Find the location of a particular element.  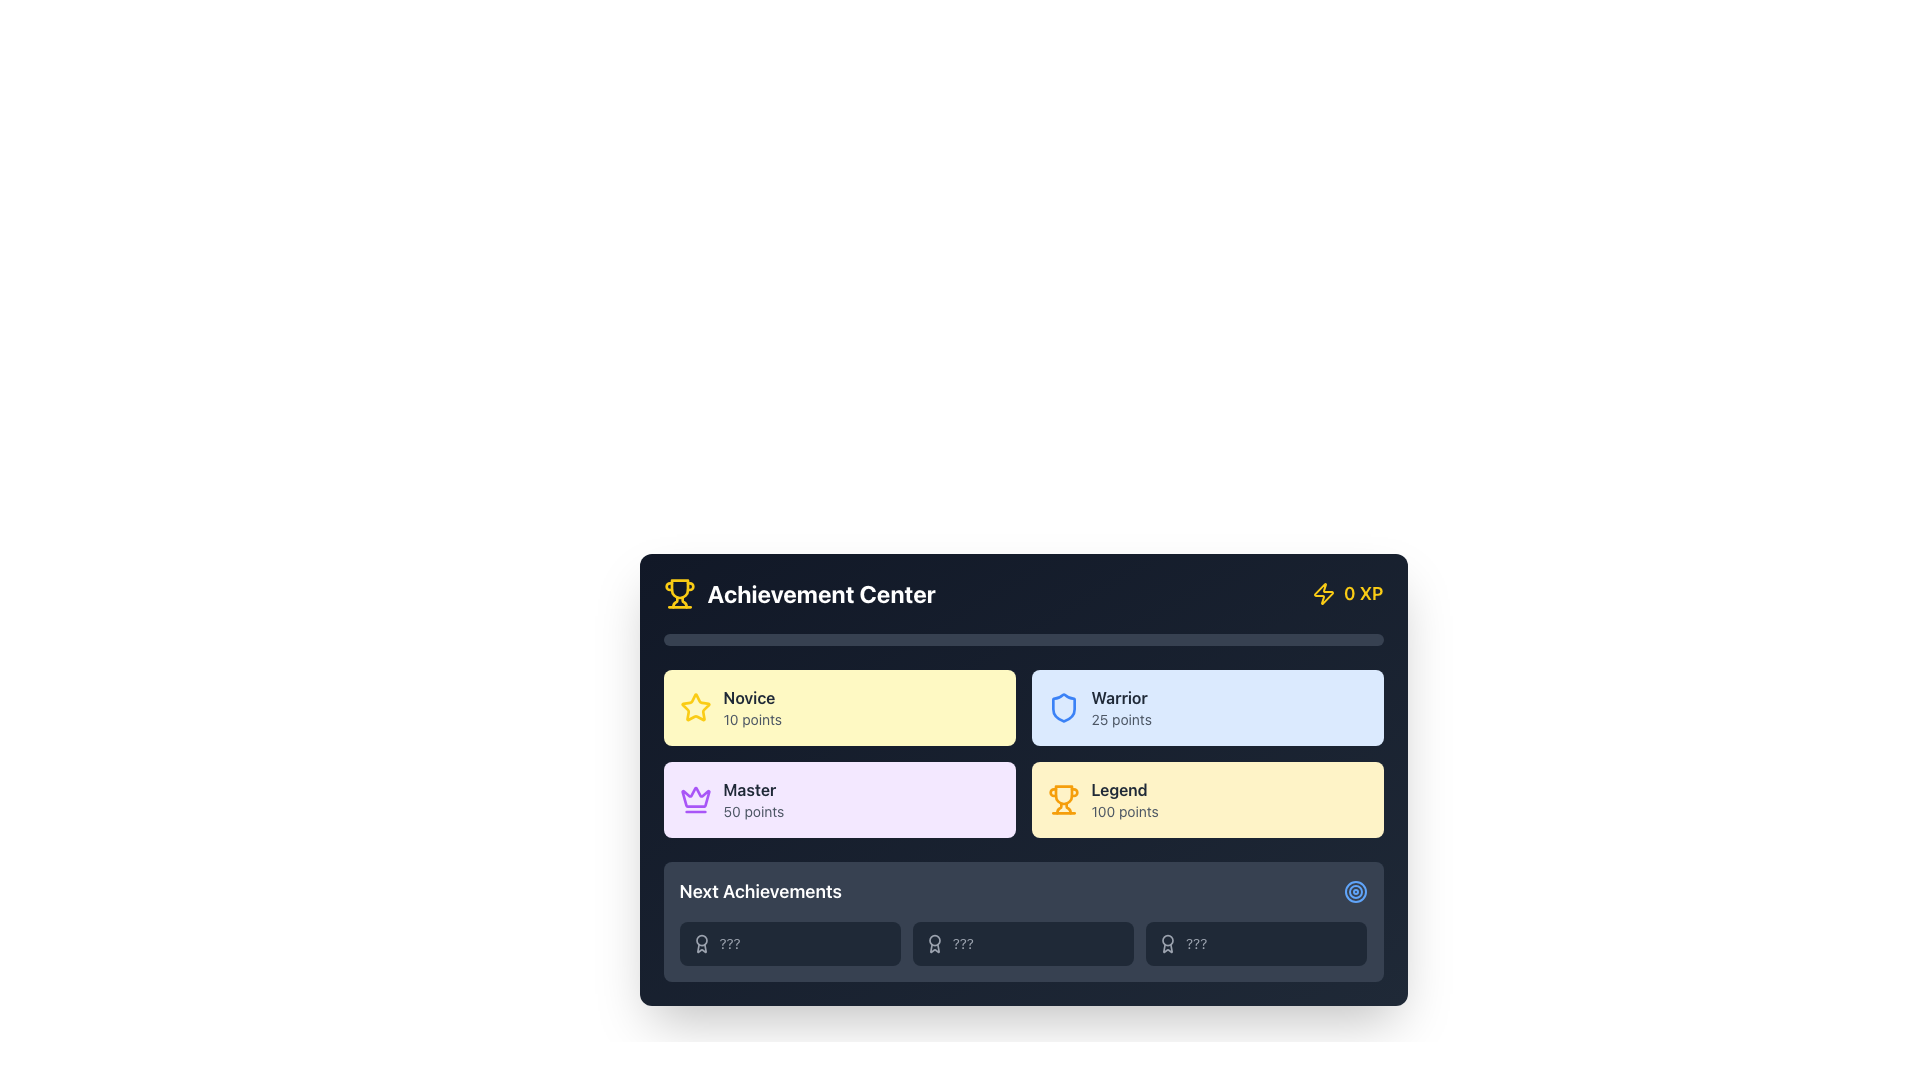

the shield icon with a blue outline and light blue background located in the 'Warrior' achievement section, found in the upper-right quadrant of the 'Achievement Center' panel, adjacent to 'Warrior 25 points' is located at coordinates (1062, 707).